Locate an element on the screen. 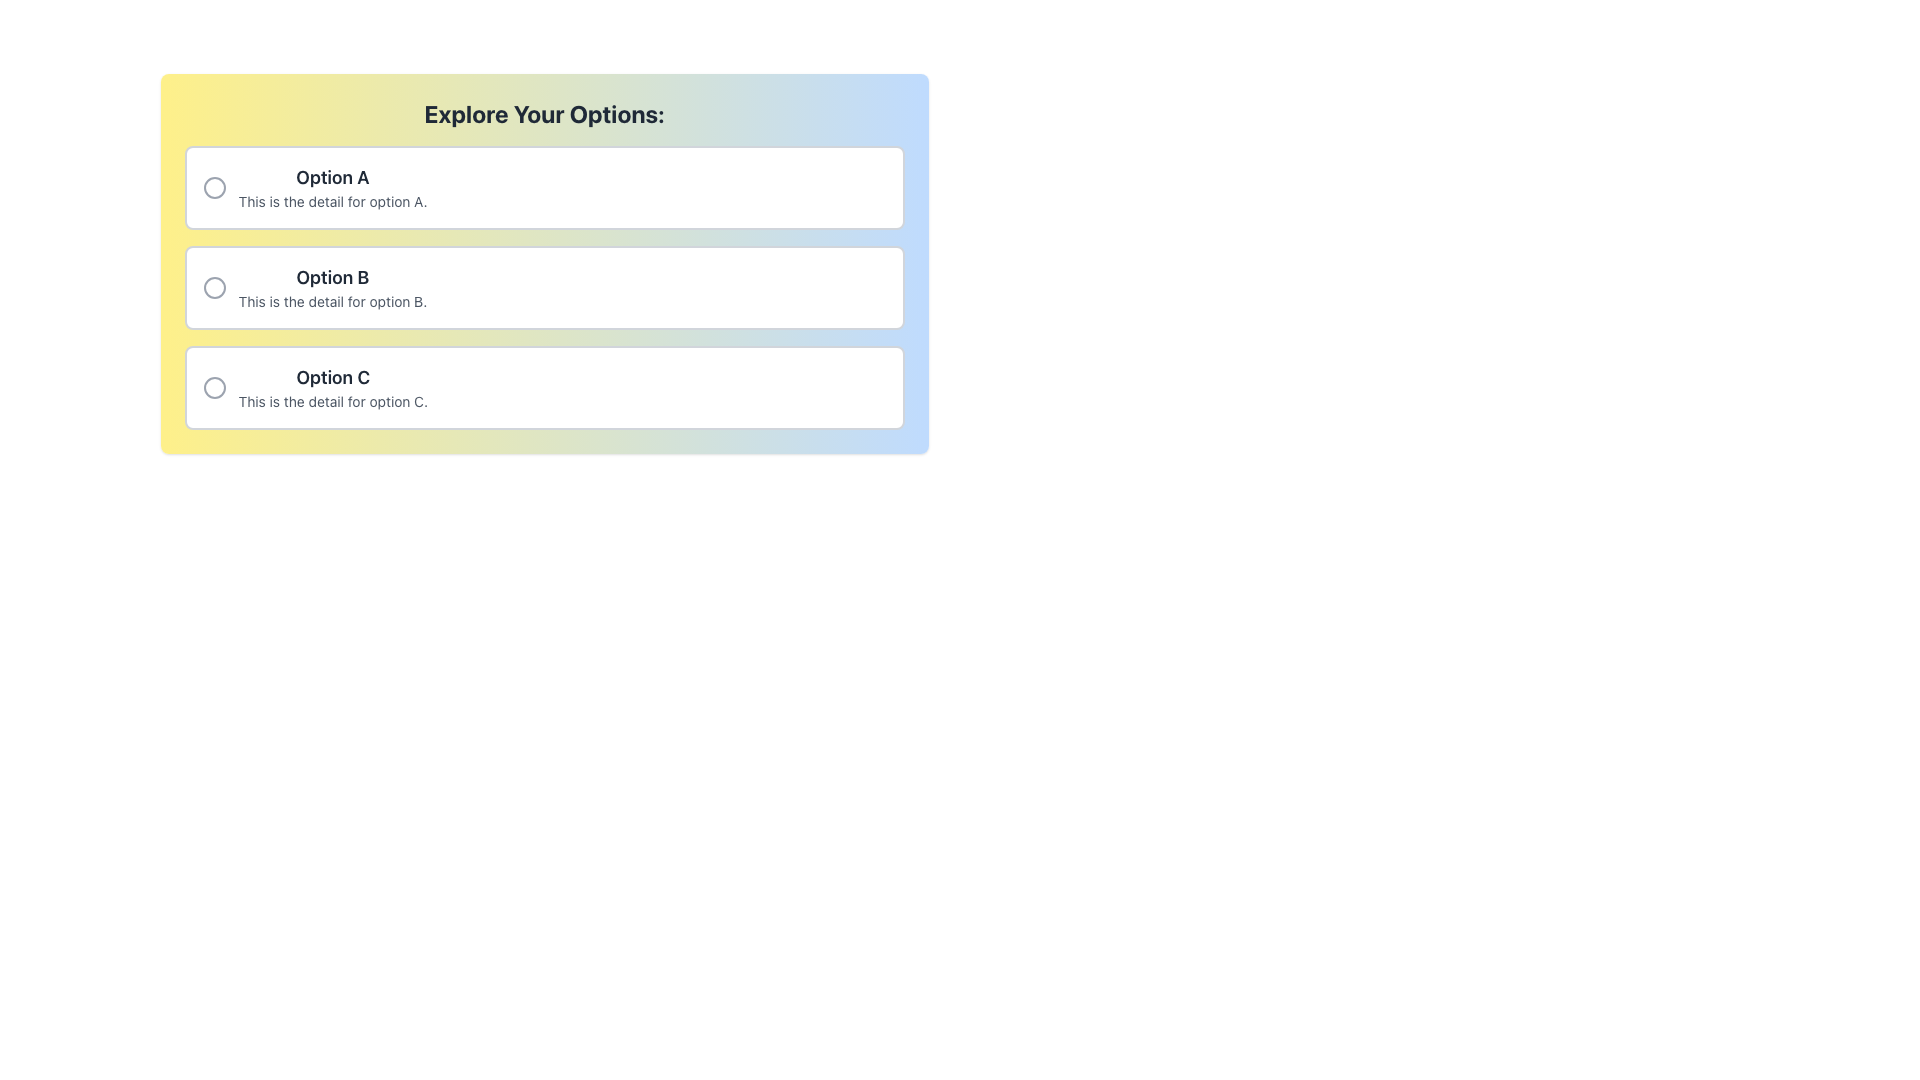 The width and height of the screenshot is (1920, 1080). the radio button for 'Option B' is located at coordinates (214, 288).